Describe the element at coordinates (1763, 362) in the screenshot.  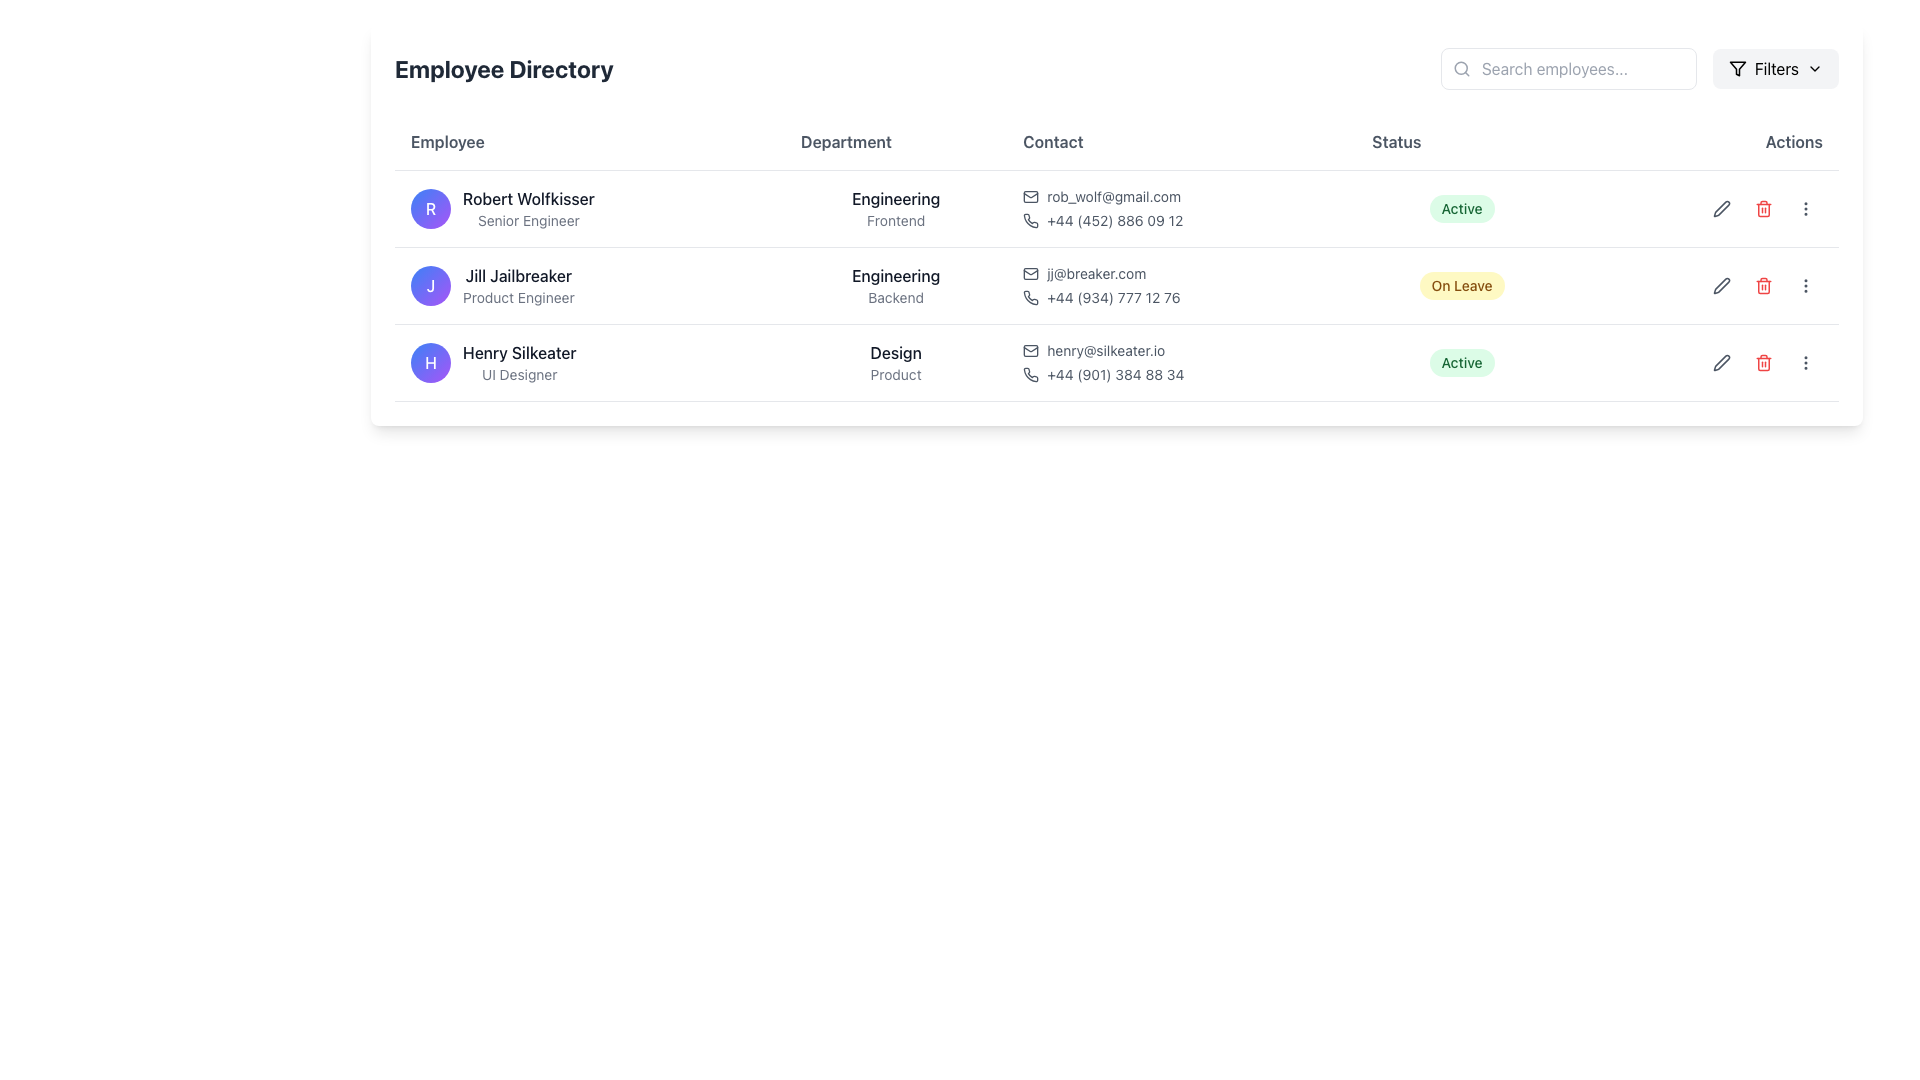
I see `the red trash can icon in the actions column of the third row` at that location.